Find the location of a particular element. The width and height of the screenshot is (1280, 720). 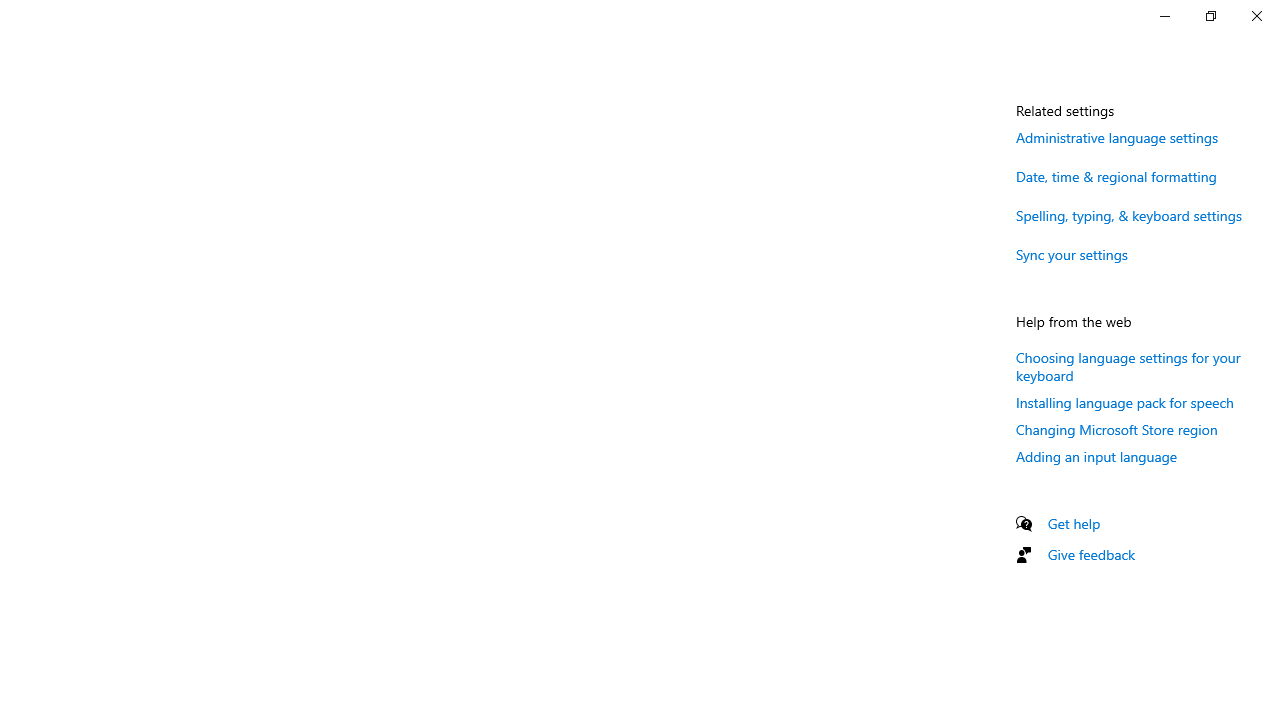

'Administrative language settings' is located at coordinates (1116, 136).